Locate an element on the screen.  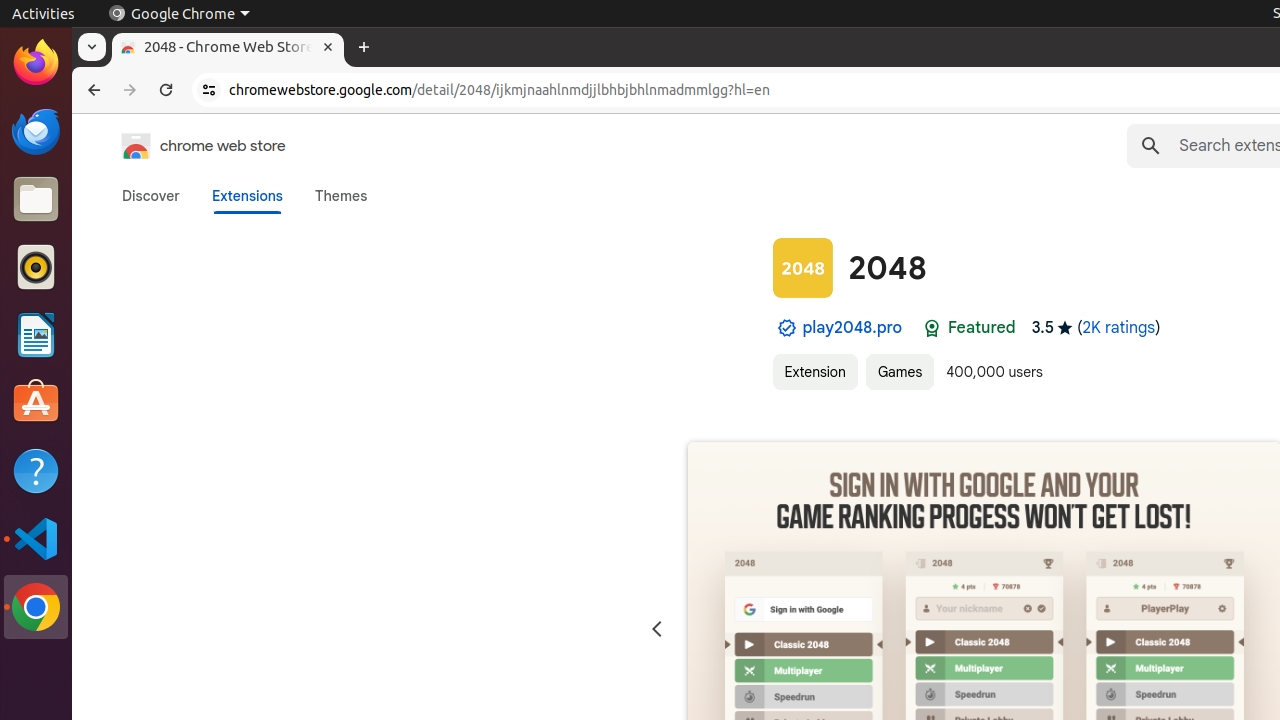
'Files' is located at coordinates (35, 199).